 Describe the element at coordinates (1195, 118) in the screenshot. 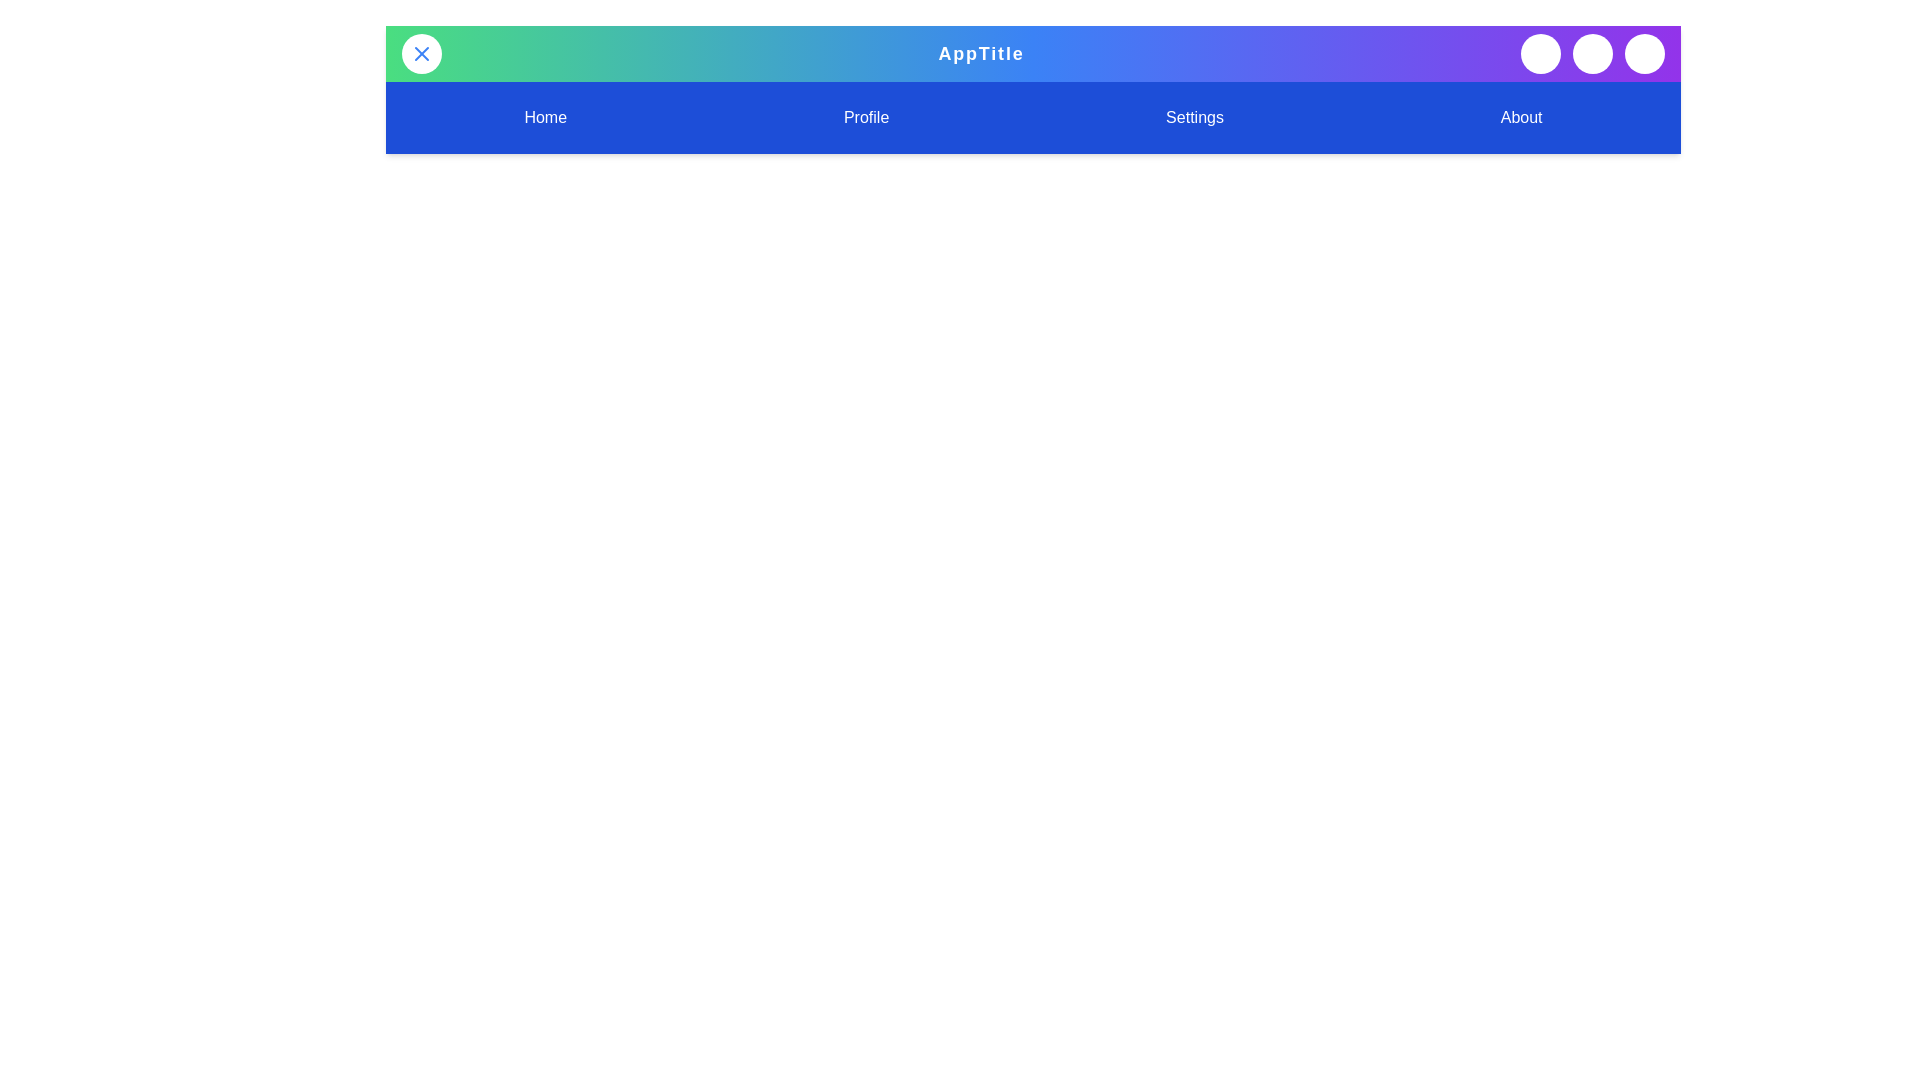

I see `the 'Settings' navigation item` at that location.